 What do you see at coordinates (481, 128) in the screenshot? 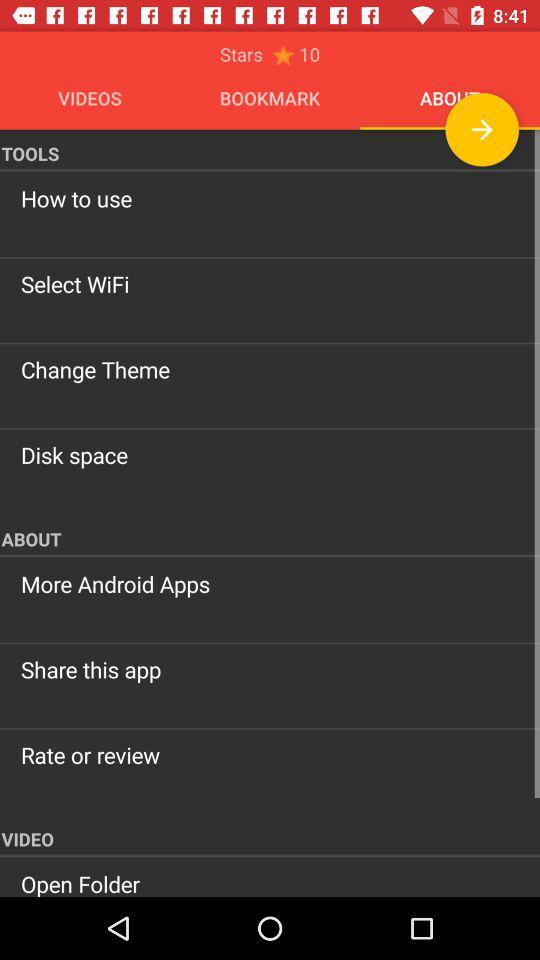
I see `the arrow_forward icon` at bounding box center [481, 128].